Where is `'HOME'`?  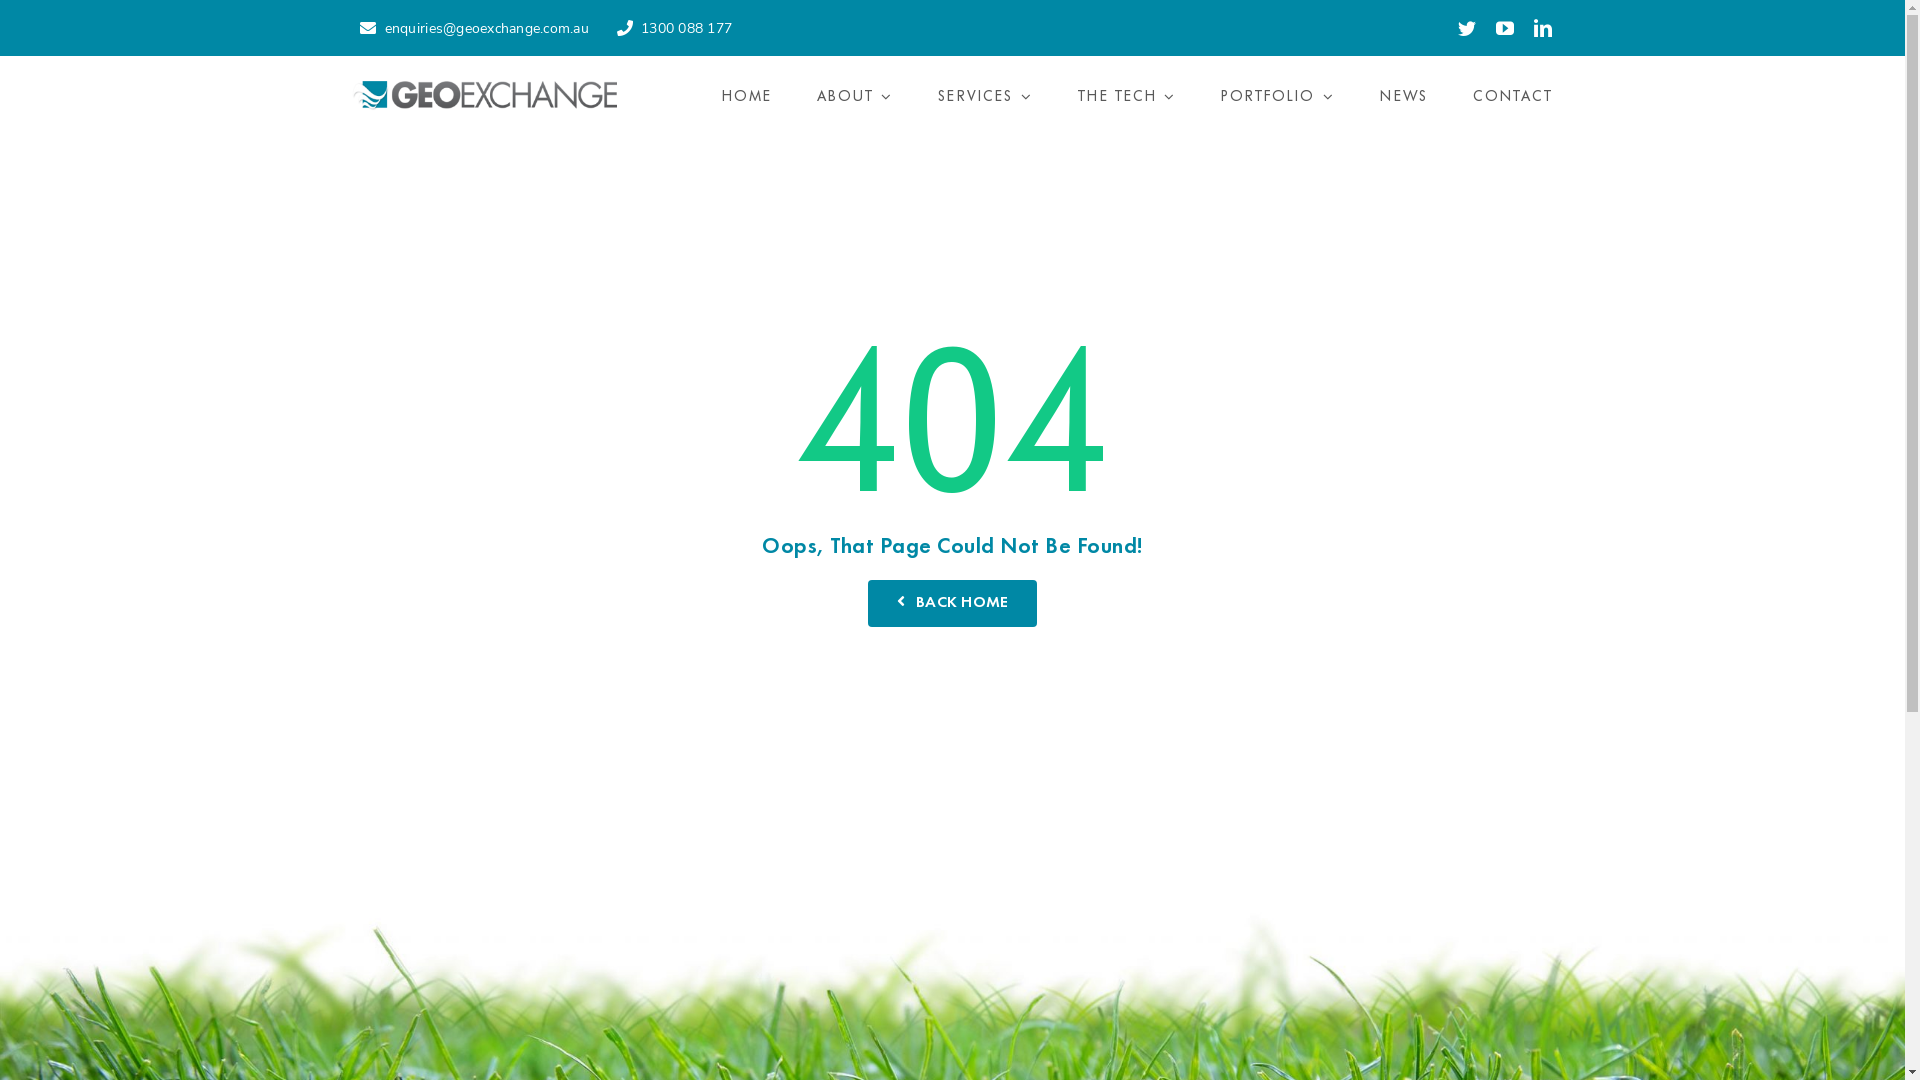 'HOME' is located at coordinates (746, 96).